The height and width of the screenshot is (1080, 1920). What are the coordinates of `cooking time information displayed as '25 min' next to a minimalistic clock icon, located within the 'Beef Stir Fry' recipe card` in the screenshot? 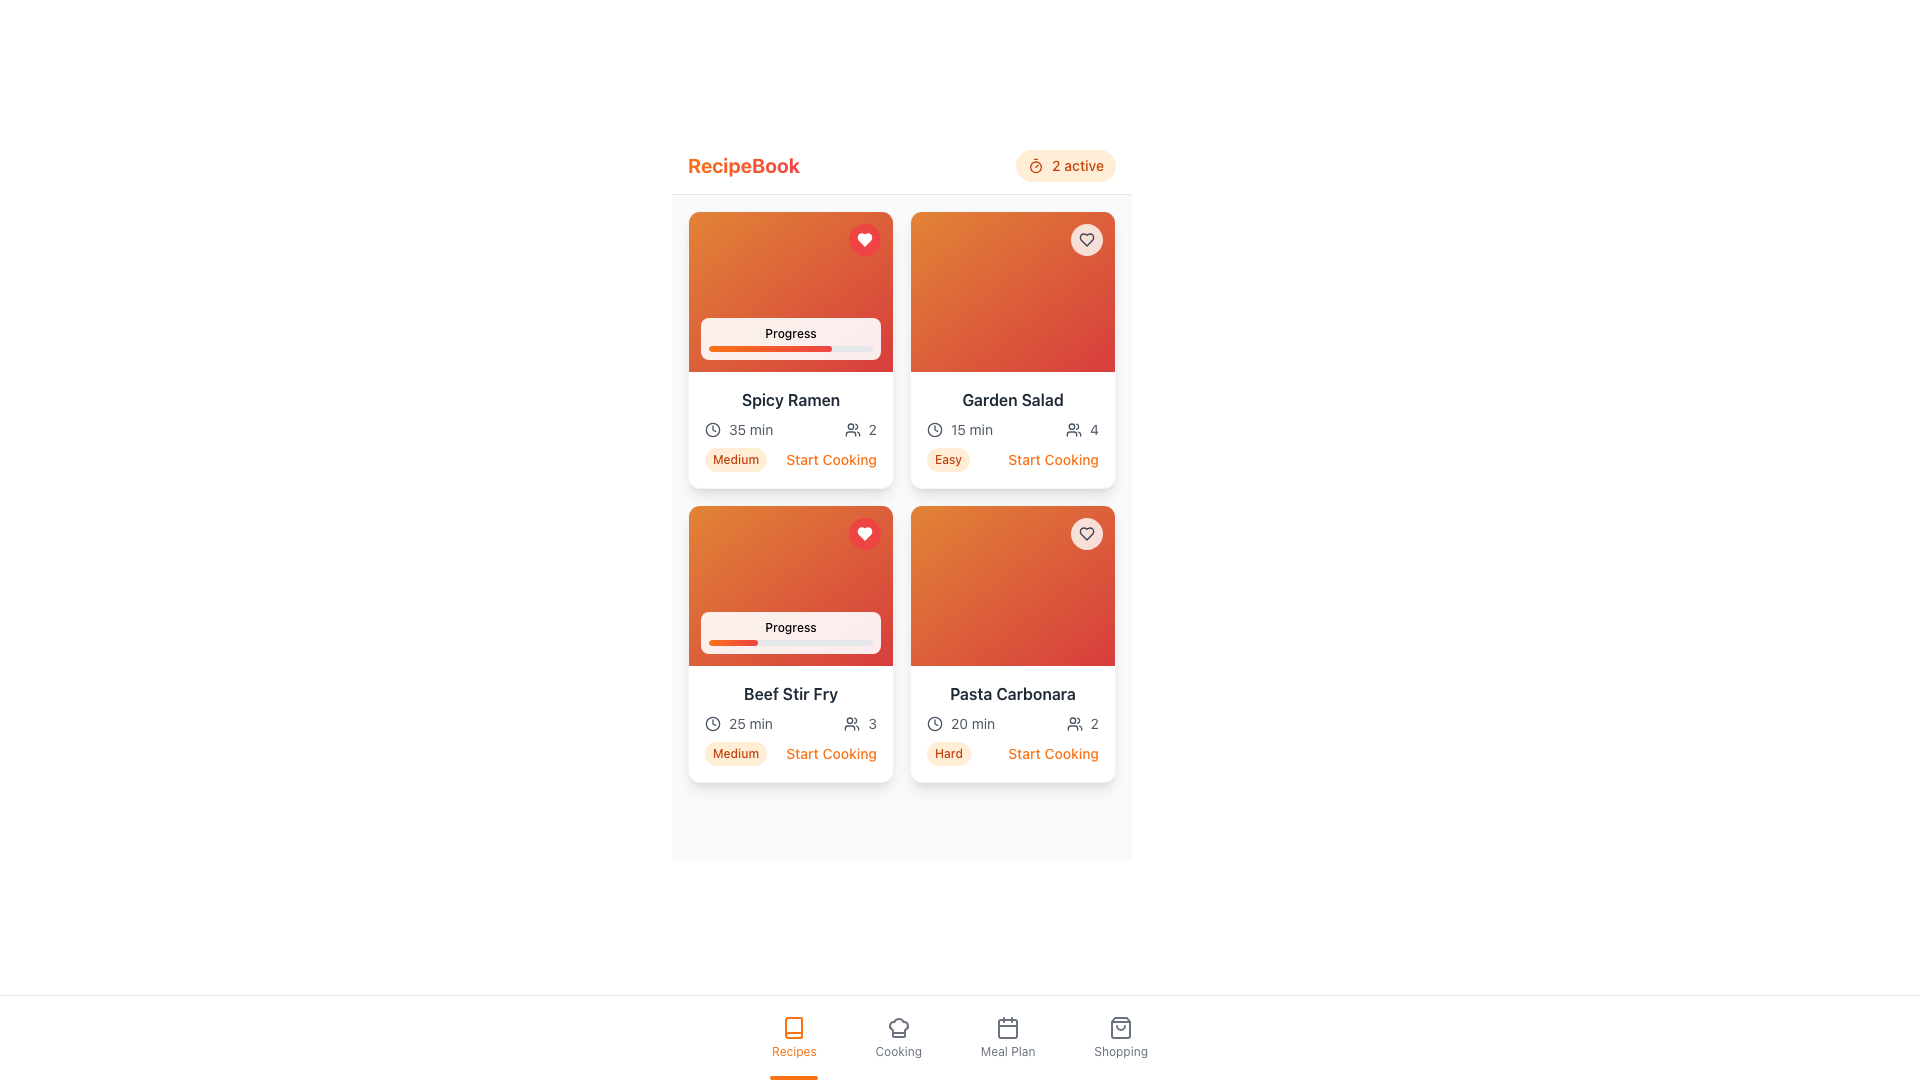 It's located at (738, 724).